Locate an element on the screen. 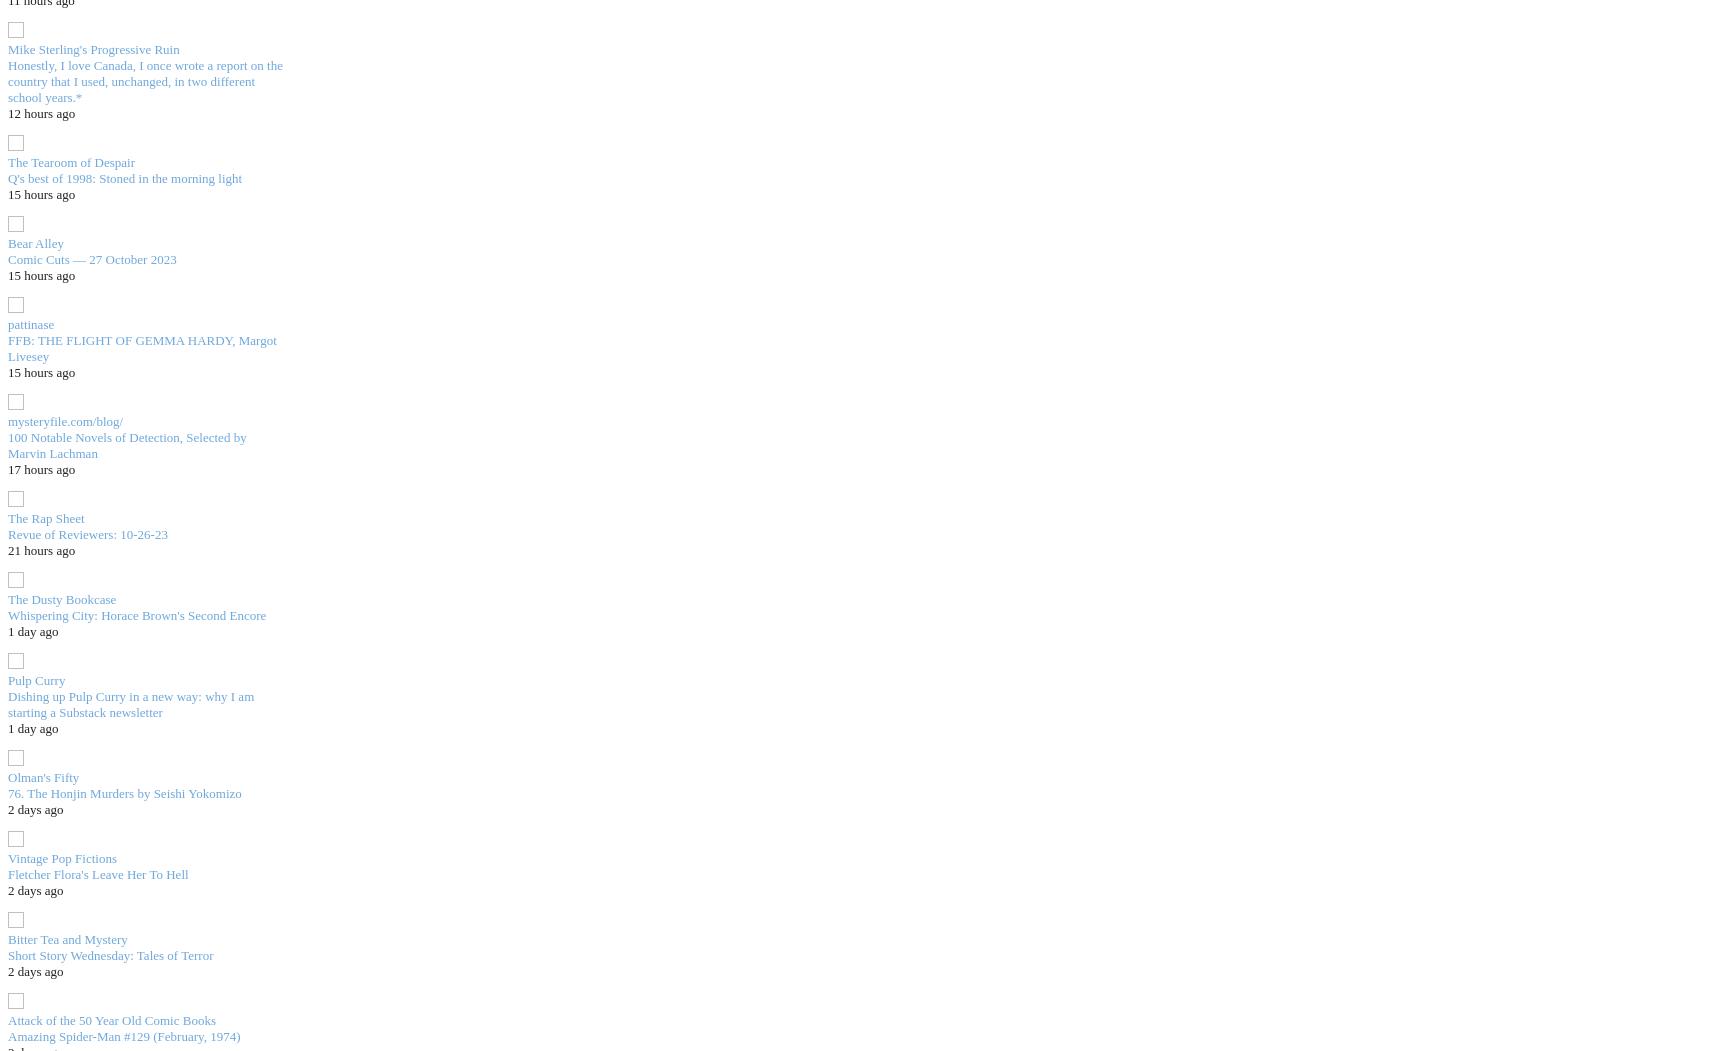 The image size is (1711, 1051). 'Honestly, I love Canada, I once wrote a report on the country that I used, unchanged, in two different school years.*' is located at coordinates (7, 79).